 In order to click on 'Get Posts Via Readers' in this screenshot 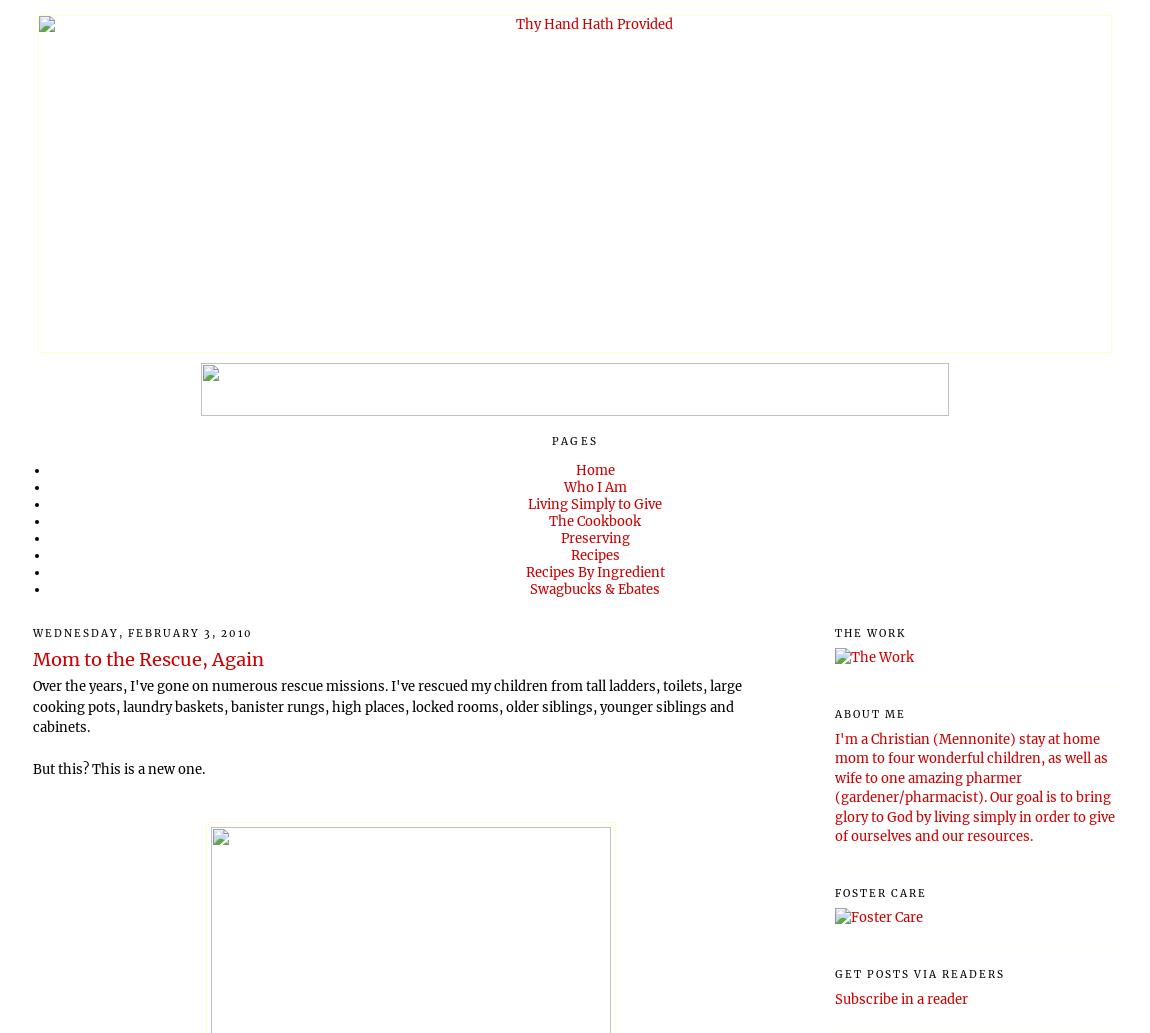, I will do `click(919, 972)`.